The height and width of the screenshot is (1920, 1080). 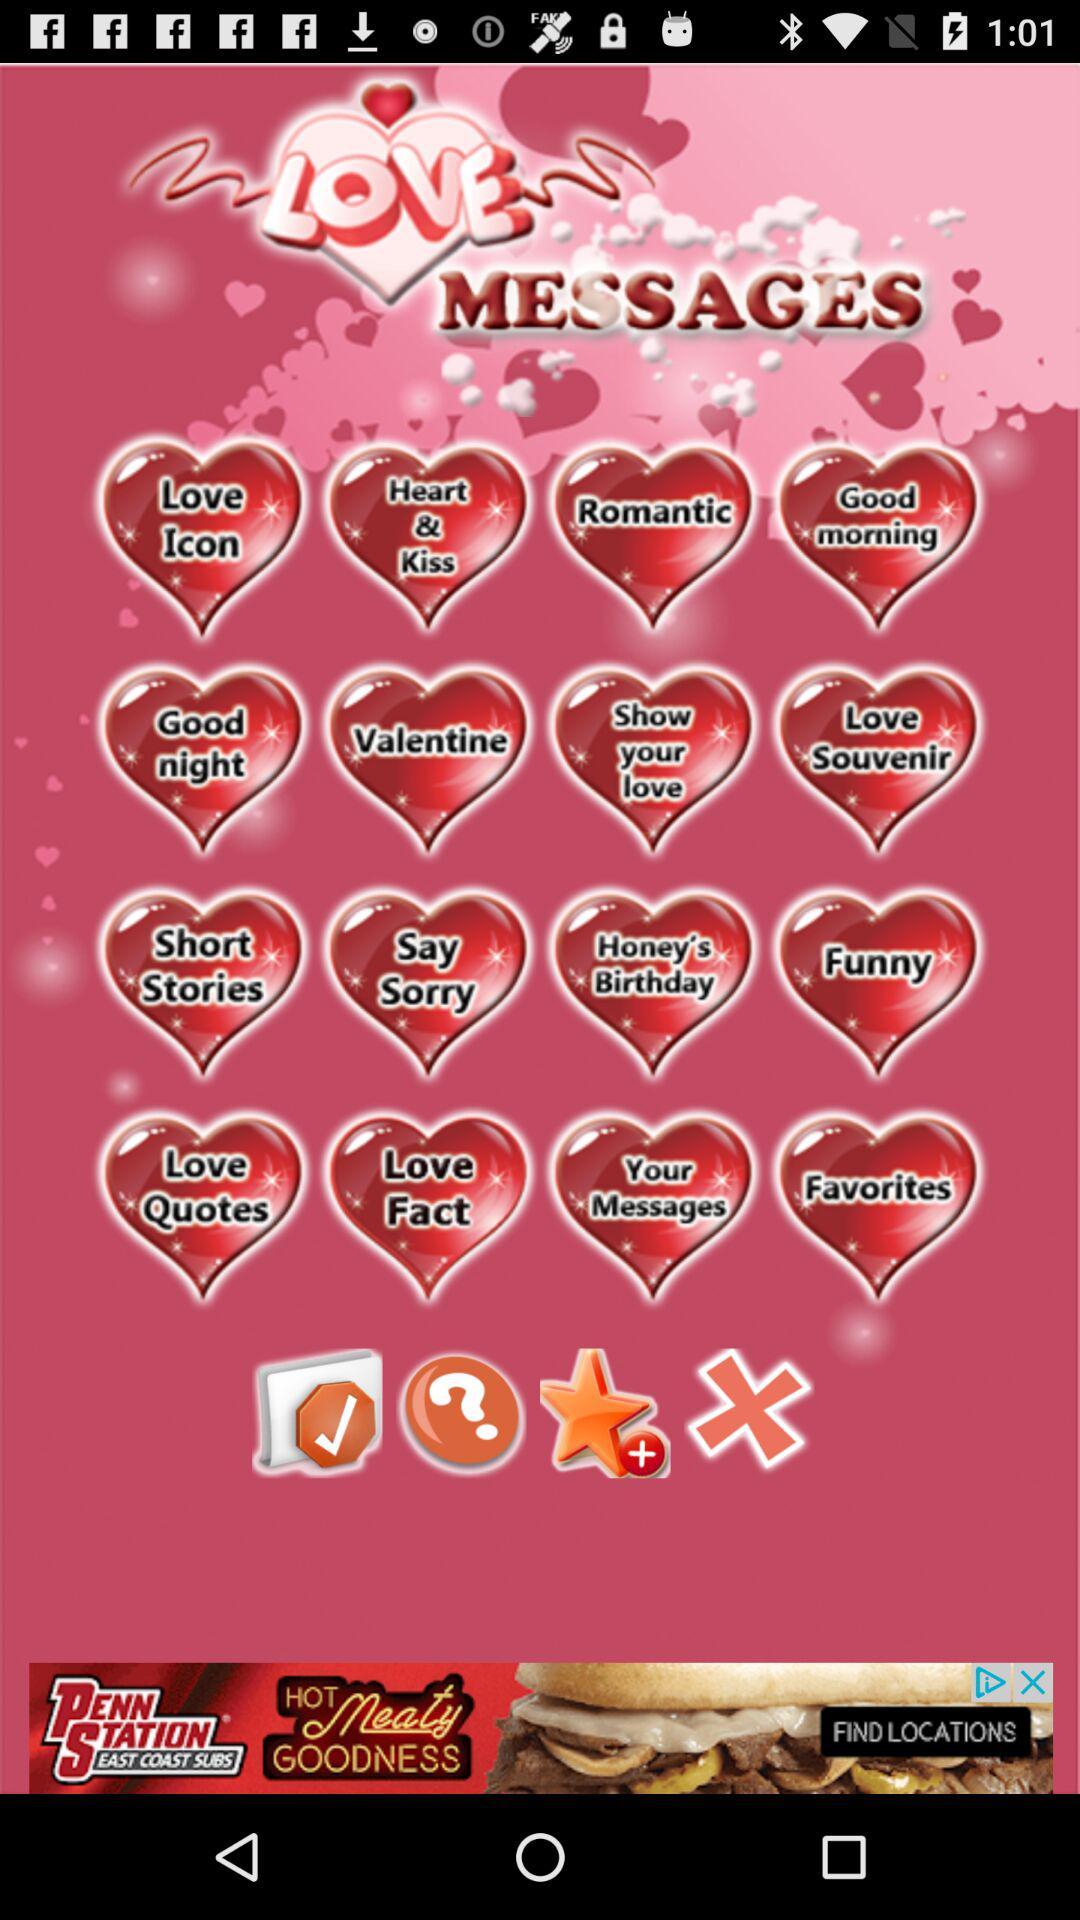 I want to click on say sorry, so click(x=426, y=986).